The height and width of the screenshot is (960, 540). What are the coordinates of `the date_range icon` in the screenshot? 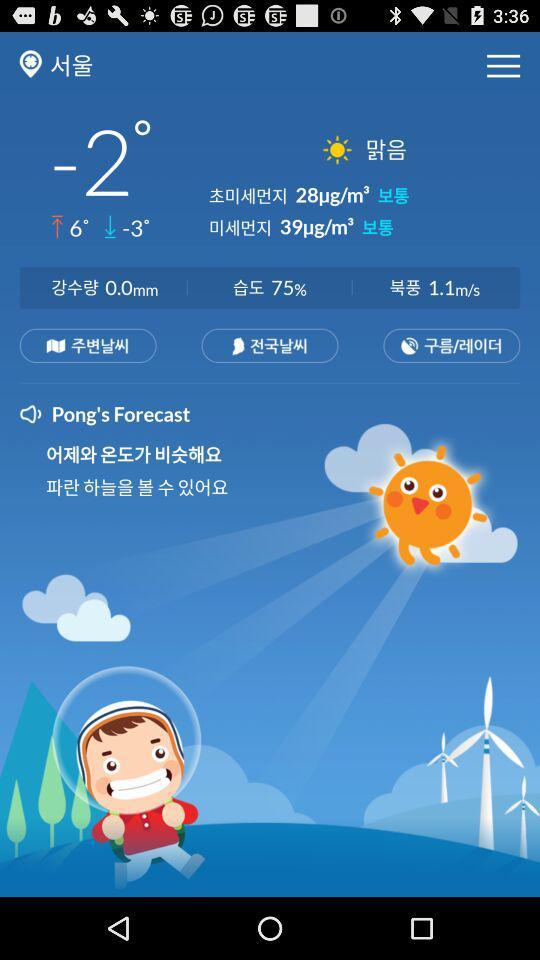 It's located at (451, 368).